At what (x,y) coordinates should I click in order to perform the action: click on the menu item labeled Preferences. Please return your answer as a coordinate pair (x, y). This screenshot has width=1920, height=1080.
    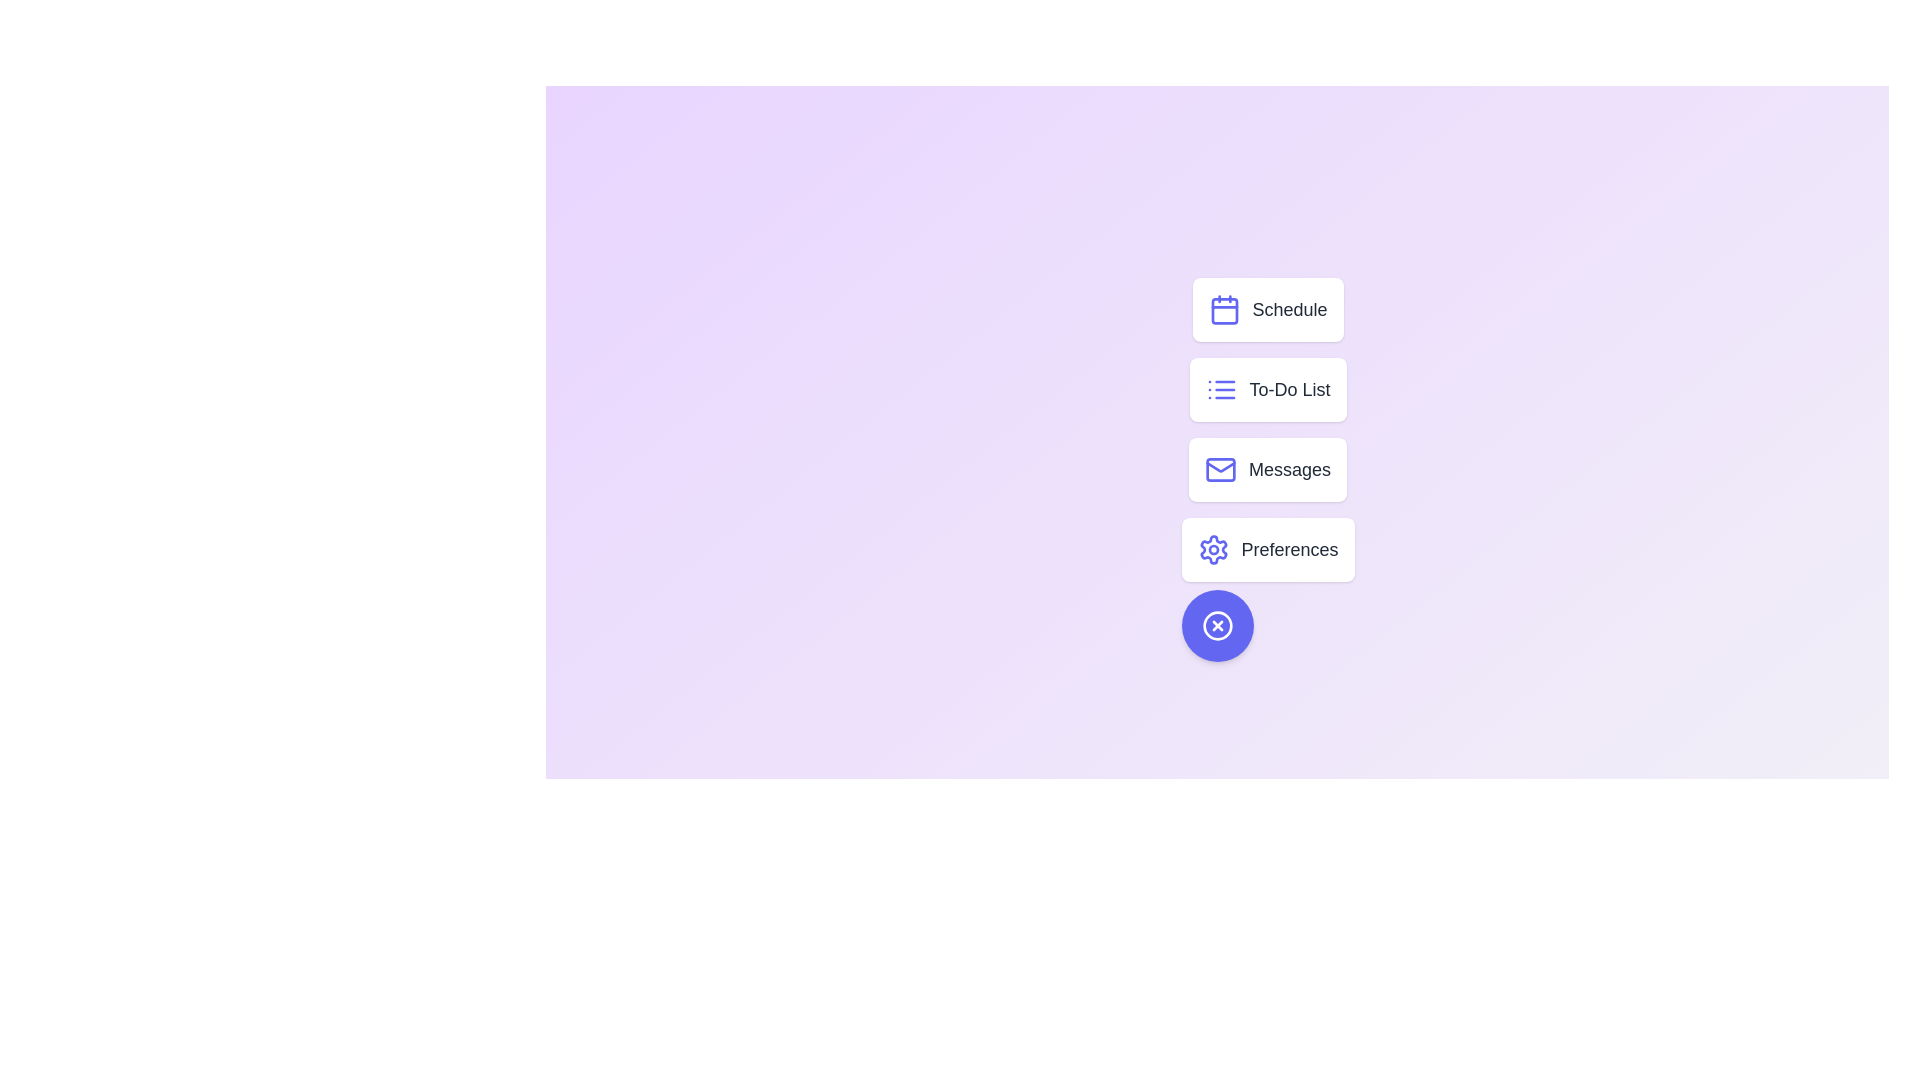
    Looking at the image, I should click on (1266, 550).